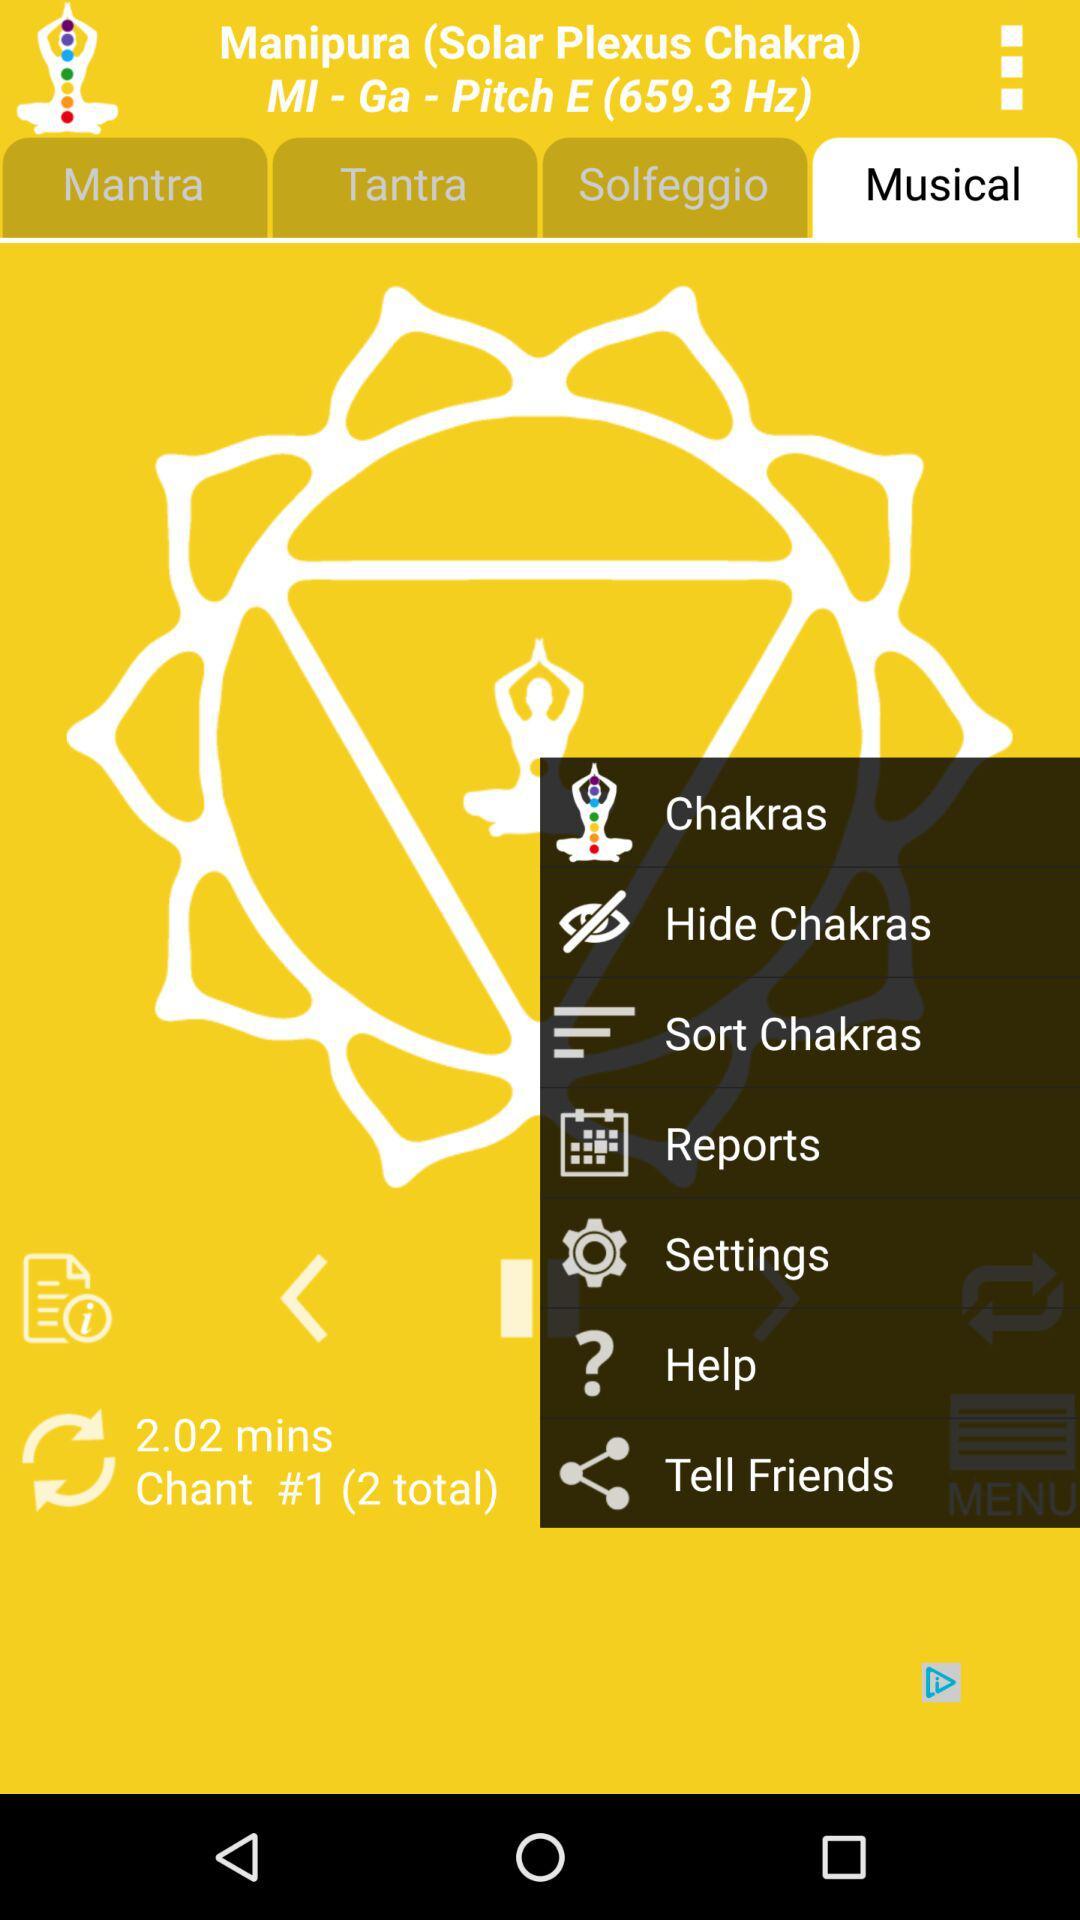  I want to click on the refresh icon, so click(66, 1561).